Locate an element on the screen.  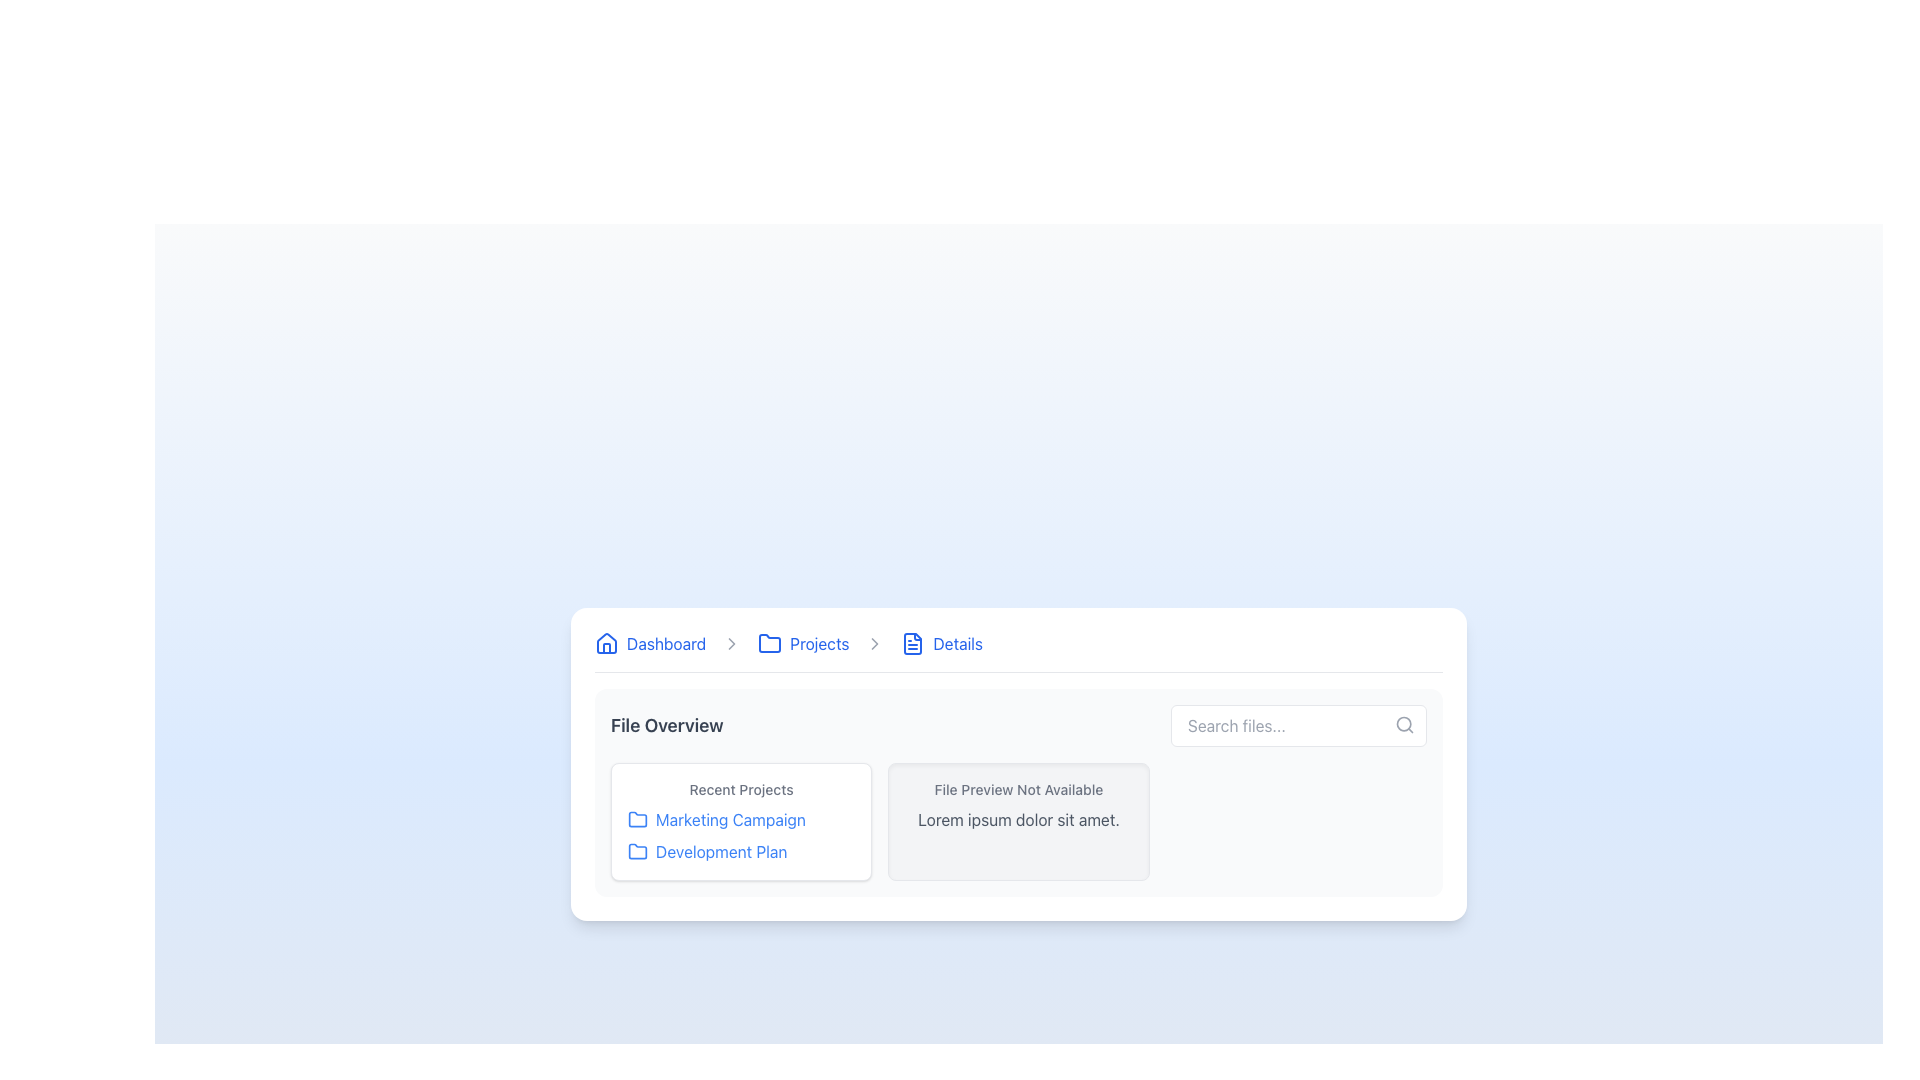
the breadcrumb hyperlink that navigates to the dashboard page, located to the right of the home icon and before the 'Projects' breadcrumb item is located at coordinates (666, 643).